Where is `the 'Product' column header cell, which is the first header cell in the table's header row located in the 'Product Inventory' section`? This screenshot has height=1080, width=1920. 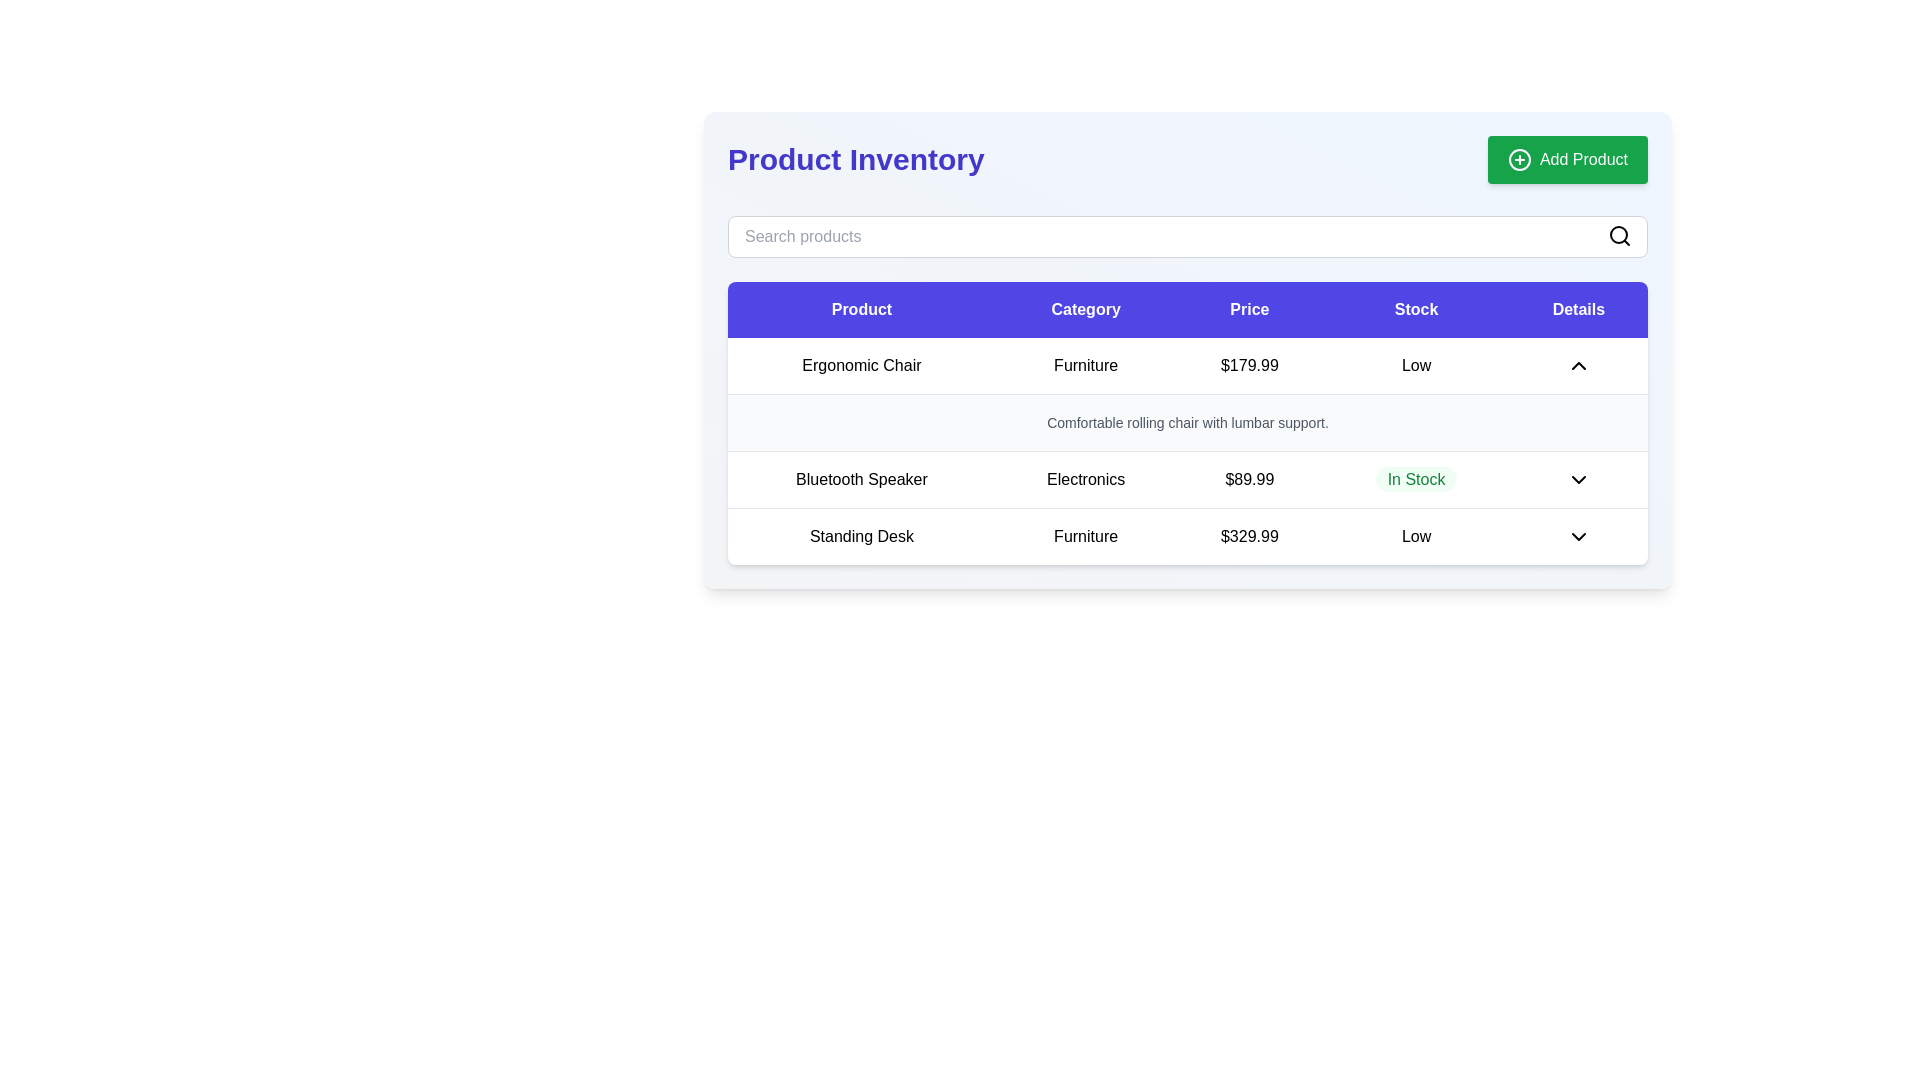
the 'Product' column header cell, which is the first header cell in the table's header row located in the 'Product Inventory' section is located at coordinates (861, 309).